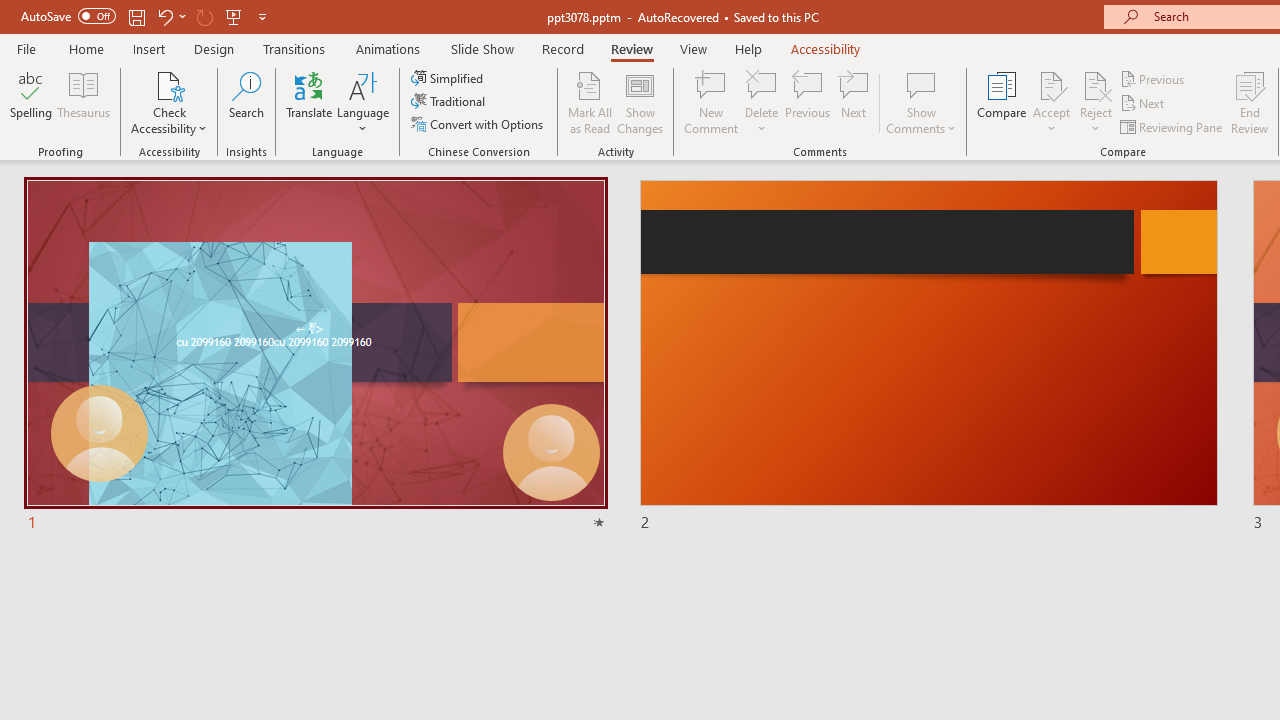 The width and height of the screenshot is (1280, 720). What do you see at coordinates (920, 84) in the screenshot?
I see `'Show Comments'` at bounding box center [920, 84].